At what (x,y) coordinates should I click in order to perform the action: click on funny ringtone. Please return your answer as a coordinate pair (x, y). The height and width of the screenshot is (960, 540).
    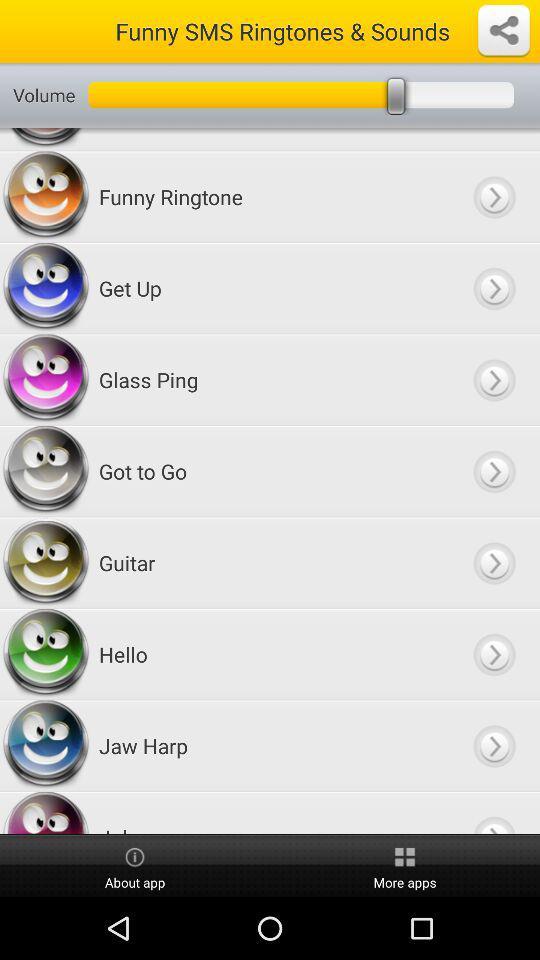
    Looking at the image, I should click on (493, 197).